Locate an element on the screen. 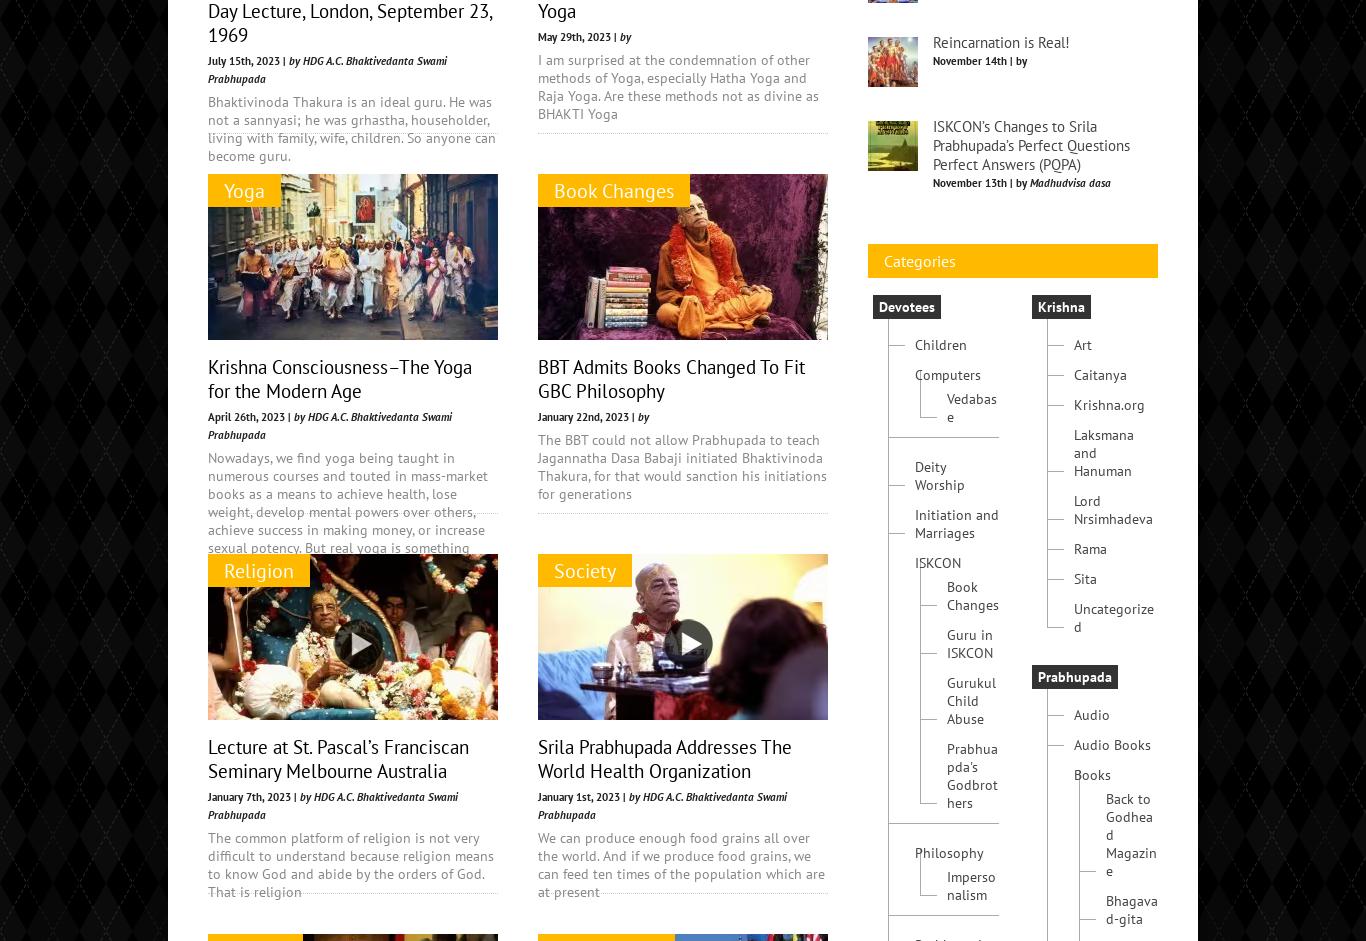 This screenshot has width=1366, height=941. 'Categories' is located at coordinates (920, 410).